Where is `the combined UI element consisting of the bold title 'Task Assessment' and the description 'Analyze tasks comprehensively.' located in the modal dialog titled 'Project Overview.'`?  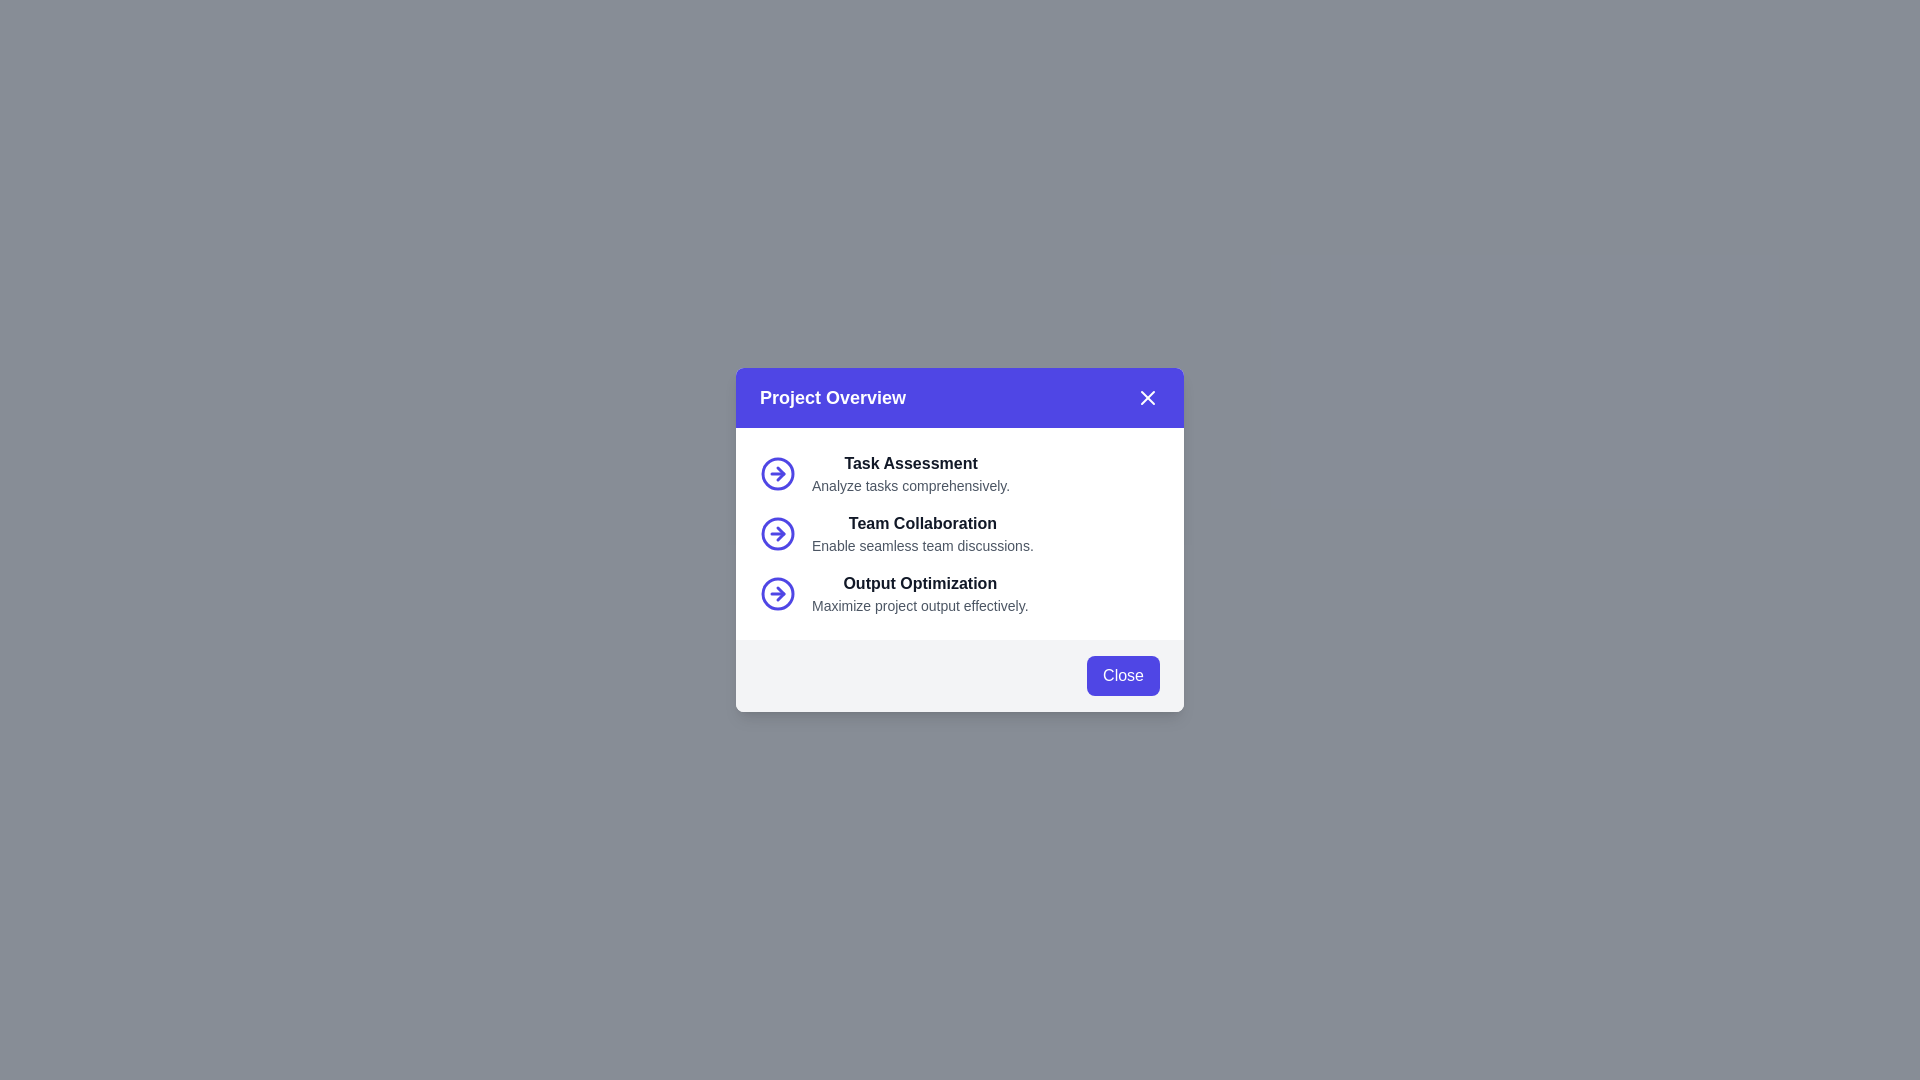
the combined UI element consisting of the bold title 'Task Assessment' and the description 'Analyze tasks comprehensively.' located in the modal dialog titled 'Project Overview.' is located at coordinates (910, 474).